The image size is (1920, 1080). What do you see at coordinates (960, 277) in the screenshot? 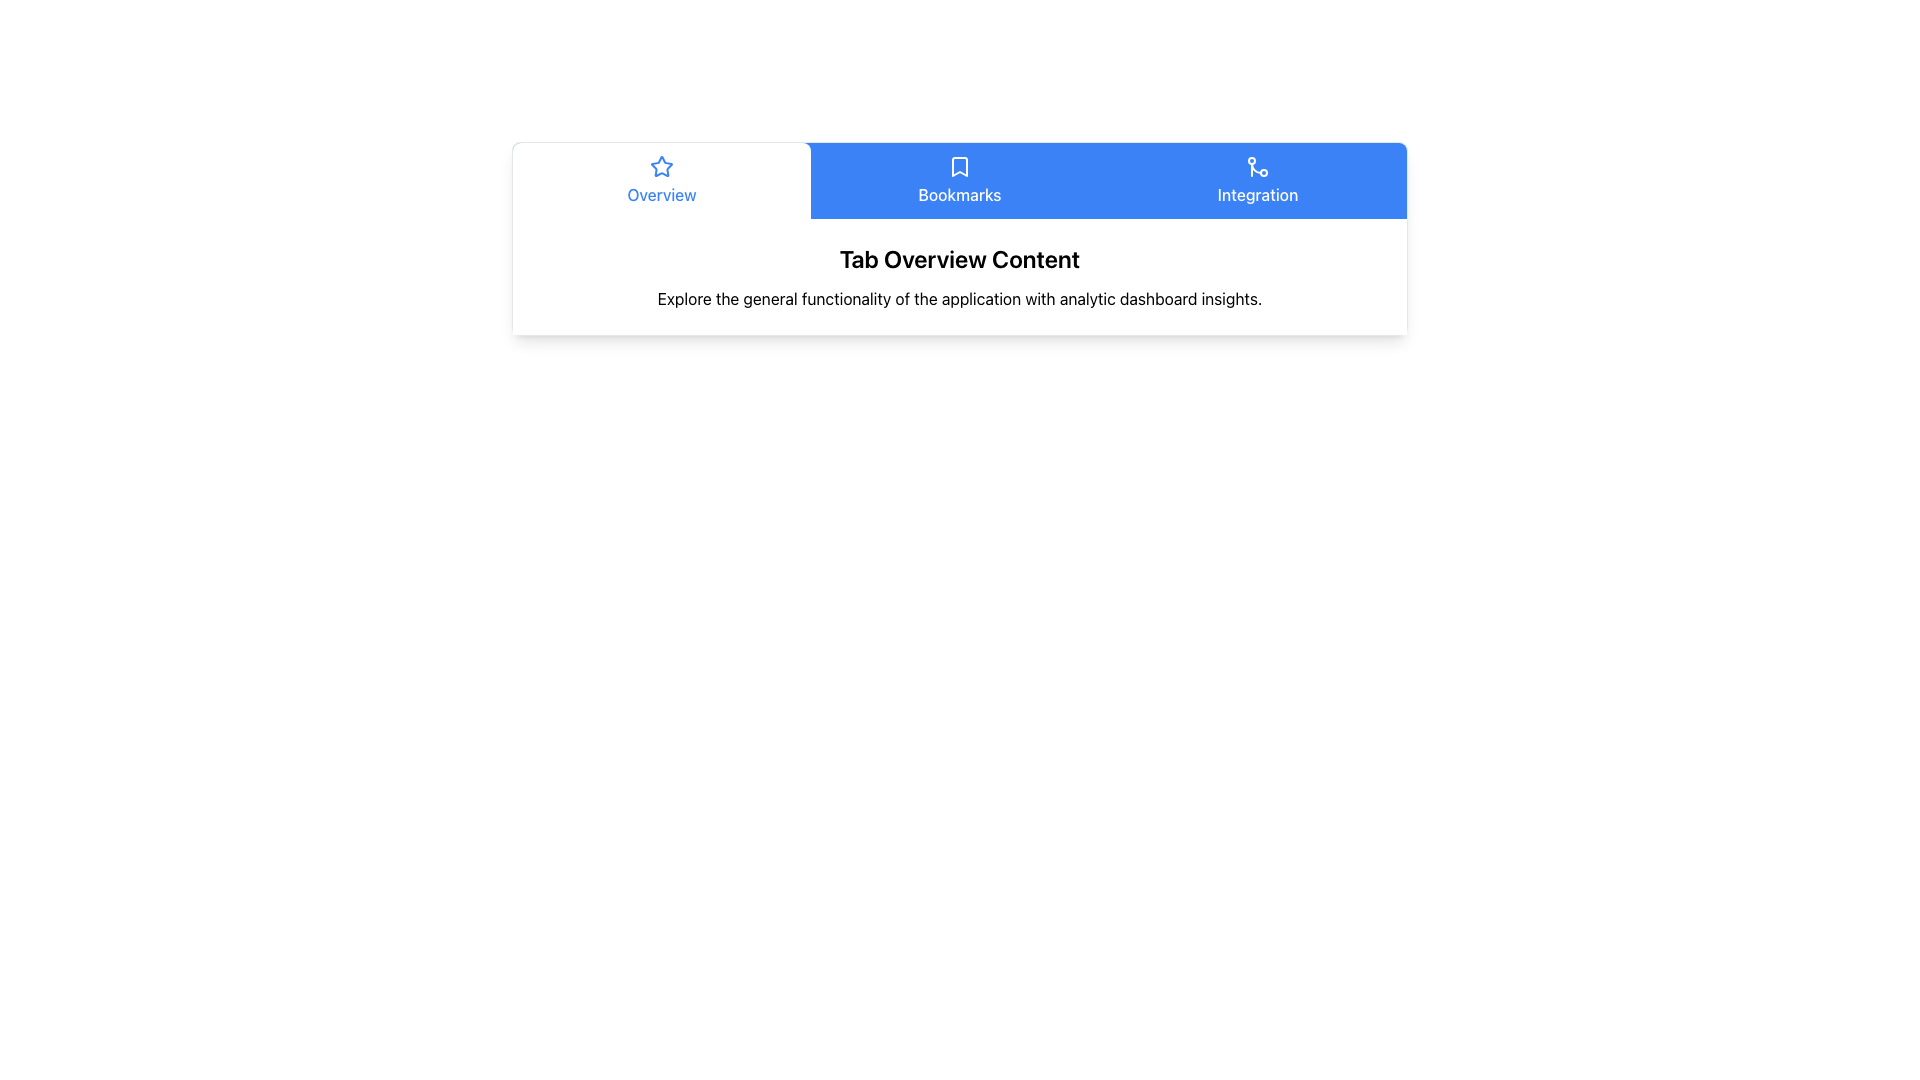
I see `the Informational Panel titled 'Tab Overview Content'` at bounding box center [960, 277].